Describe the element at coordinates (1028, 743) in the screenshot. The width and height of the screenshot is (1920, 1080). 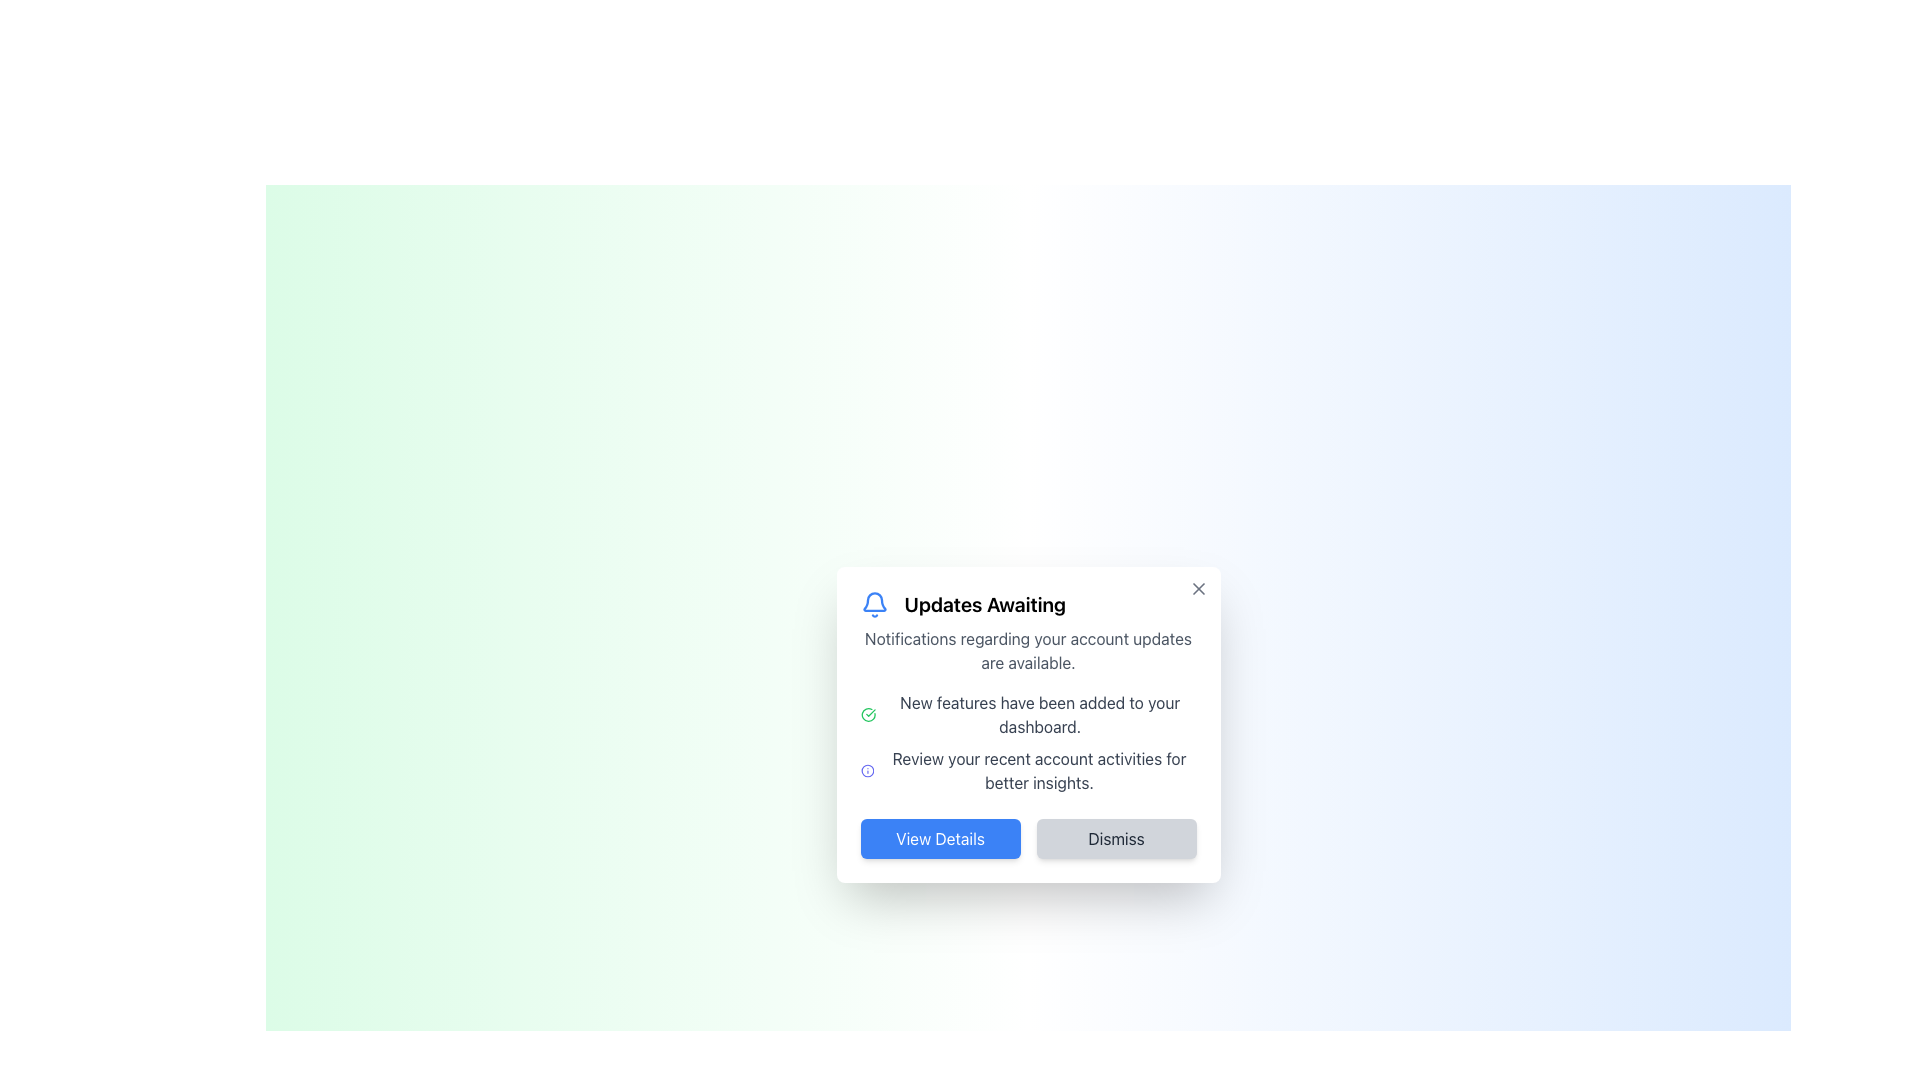
I see `the informational text block that displays updates about new features and account activities, located below the heading 'Updates Awaiting' and above the buttons 'View Details' and 'Dismiss'` at that location.